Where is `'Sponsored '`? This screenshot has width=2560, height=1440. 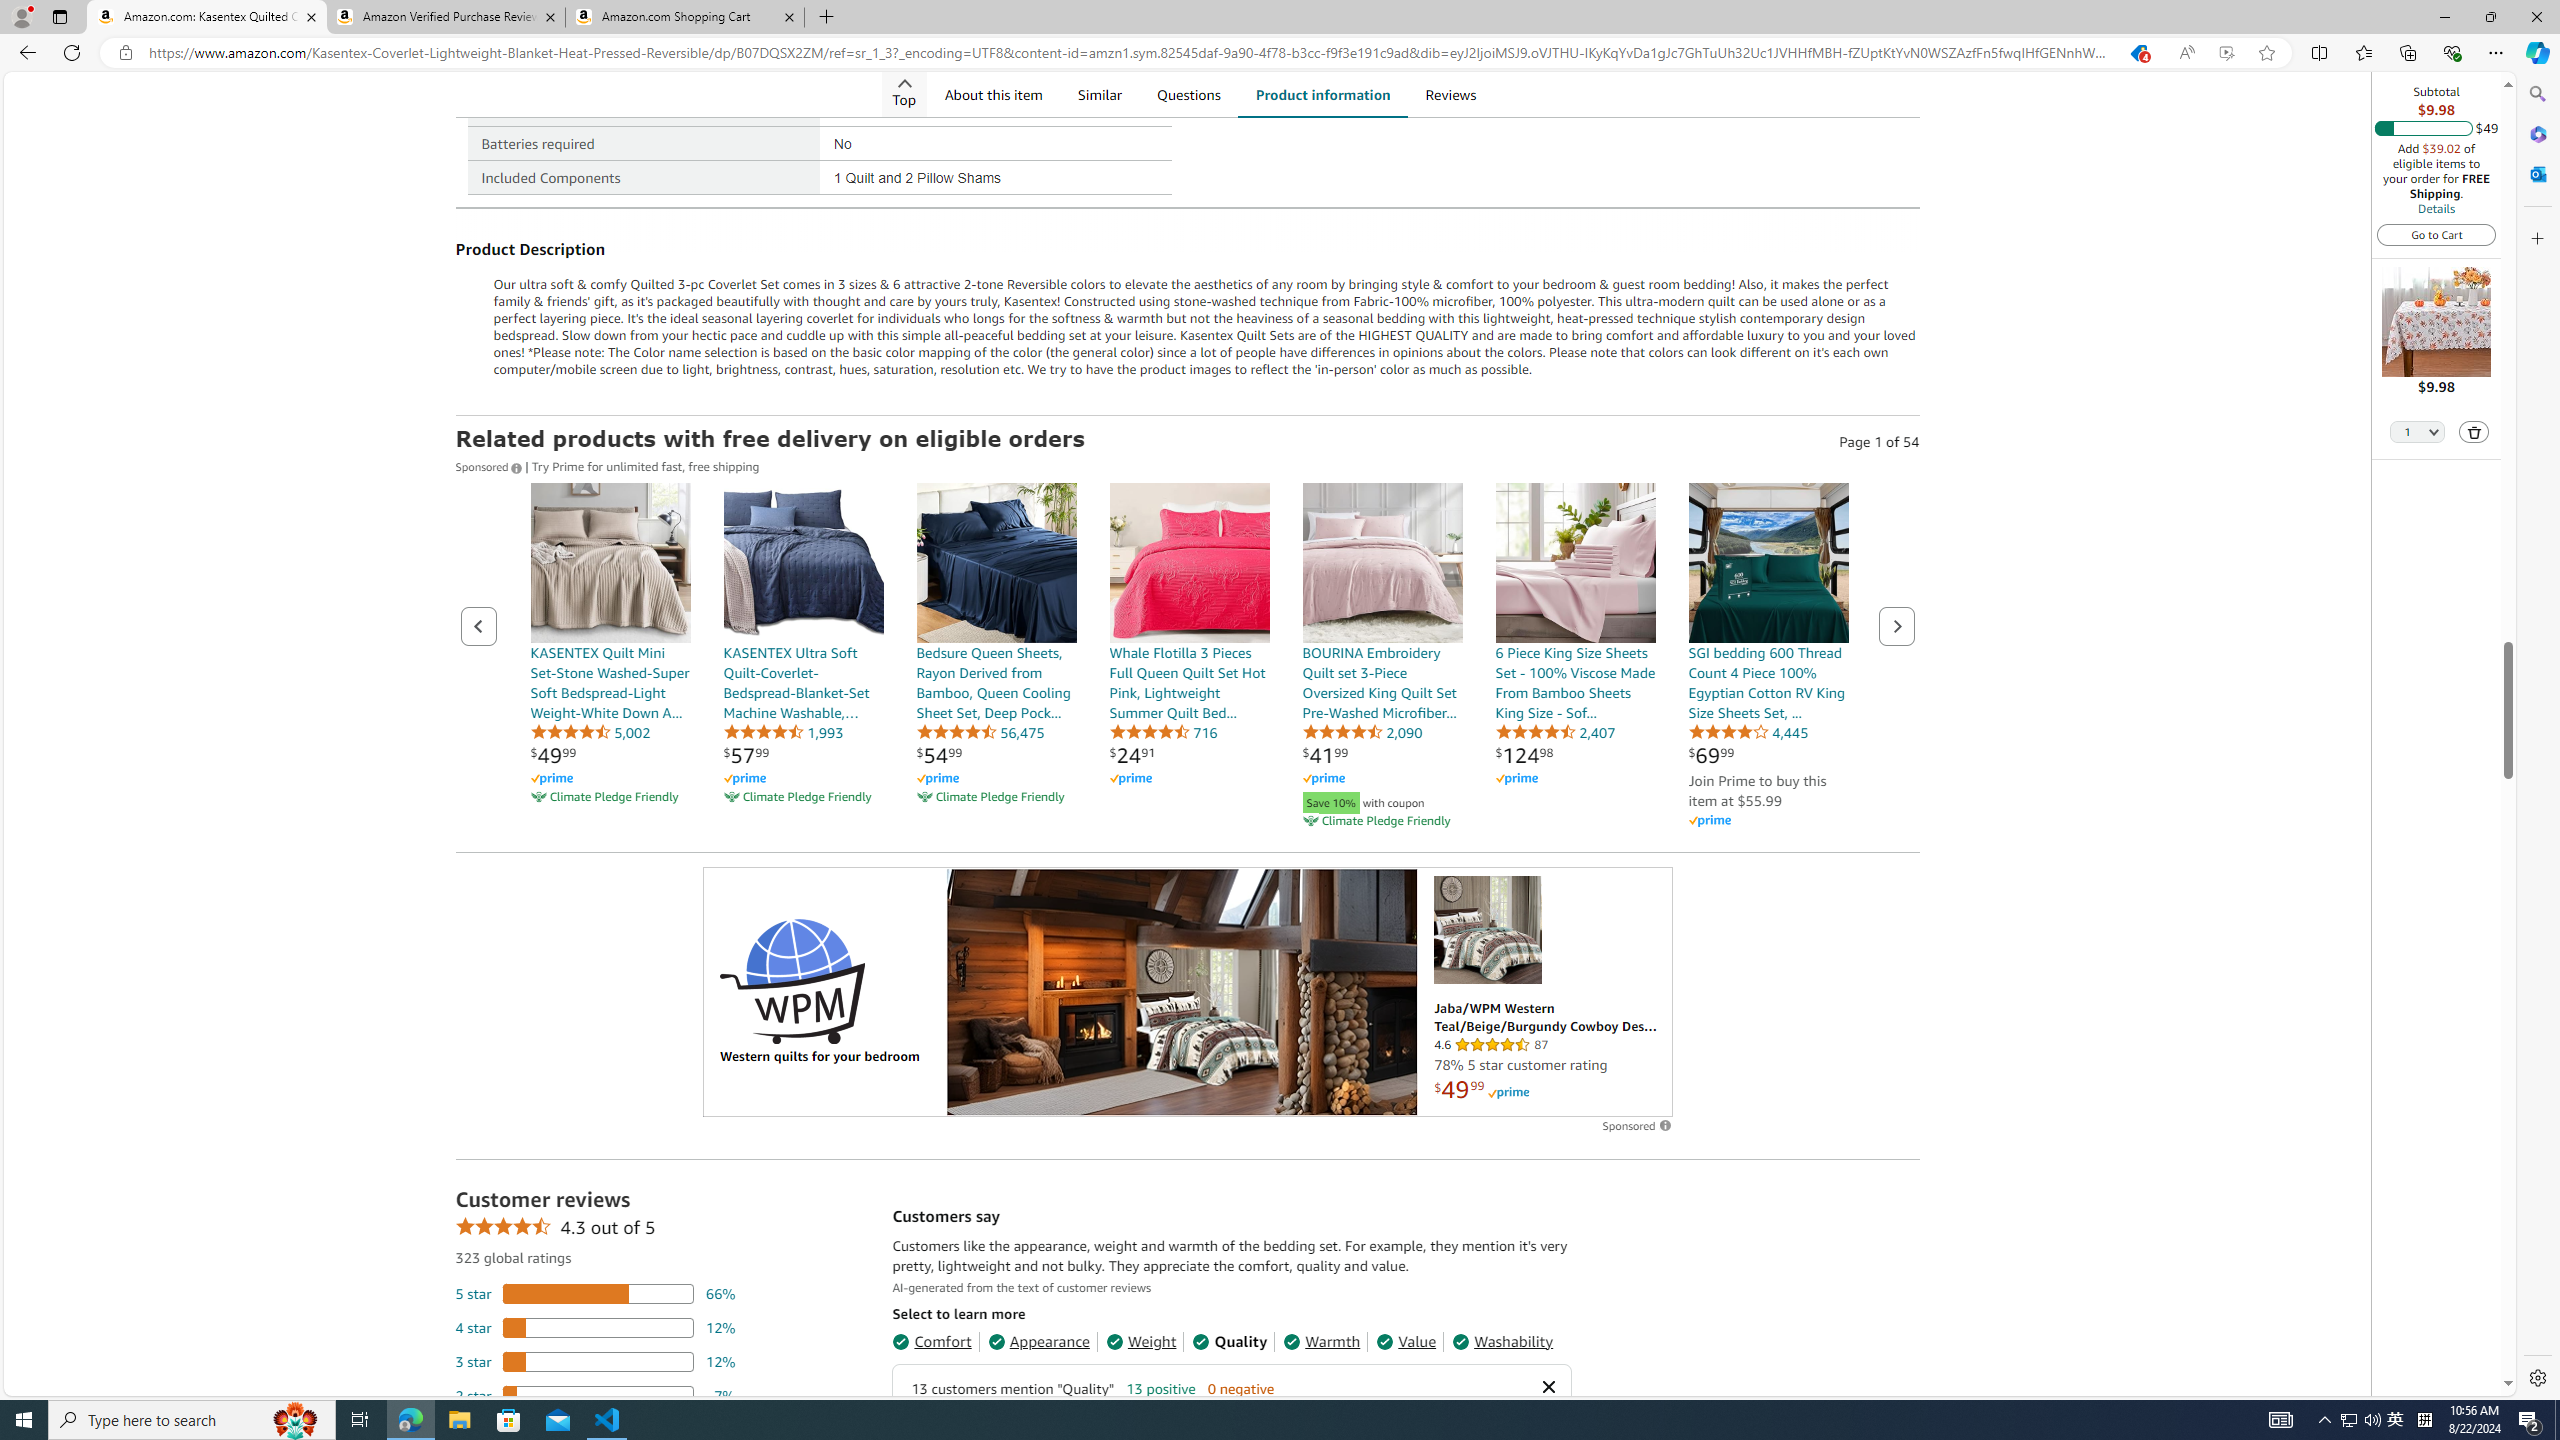 'Sponsored ' is located at coordinates (489, 464).